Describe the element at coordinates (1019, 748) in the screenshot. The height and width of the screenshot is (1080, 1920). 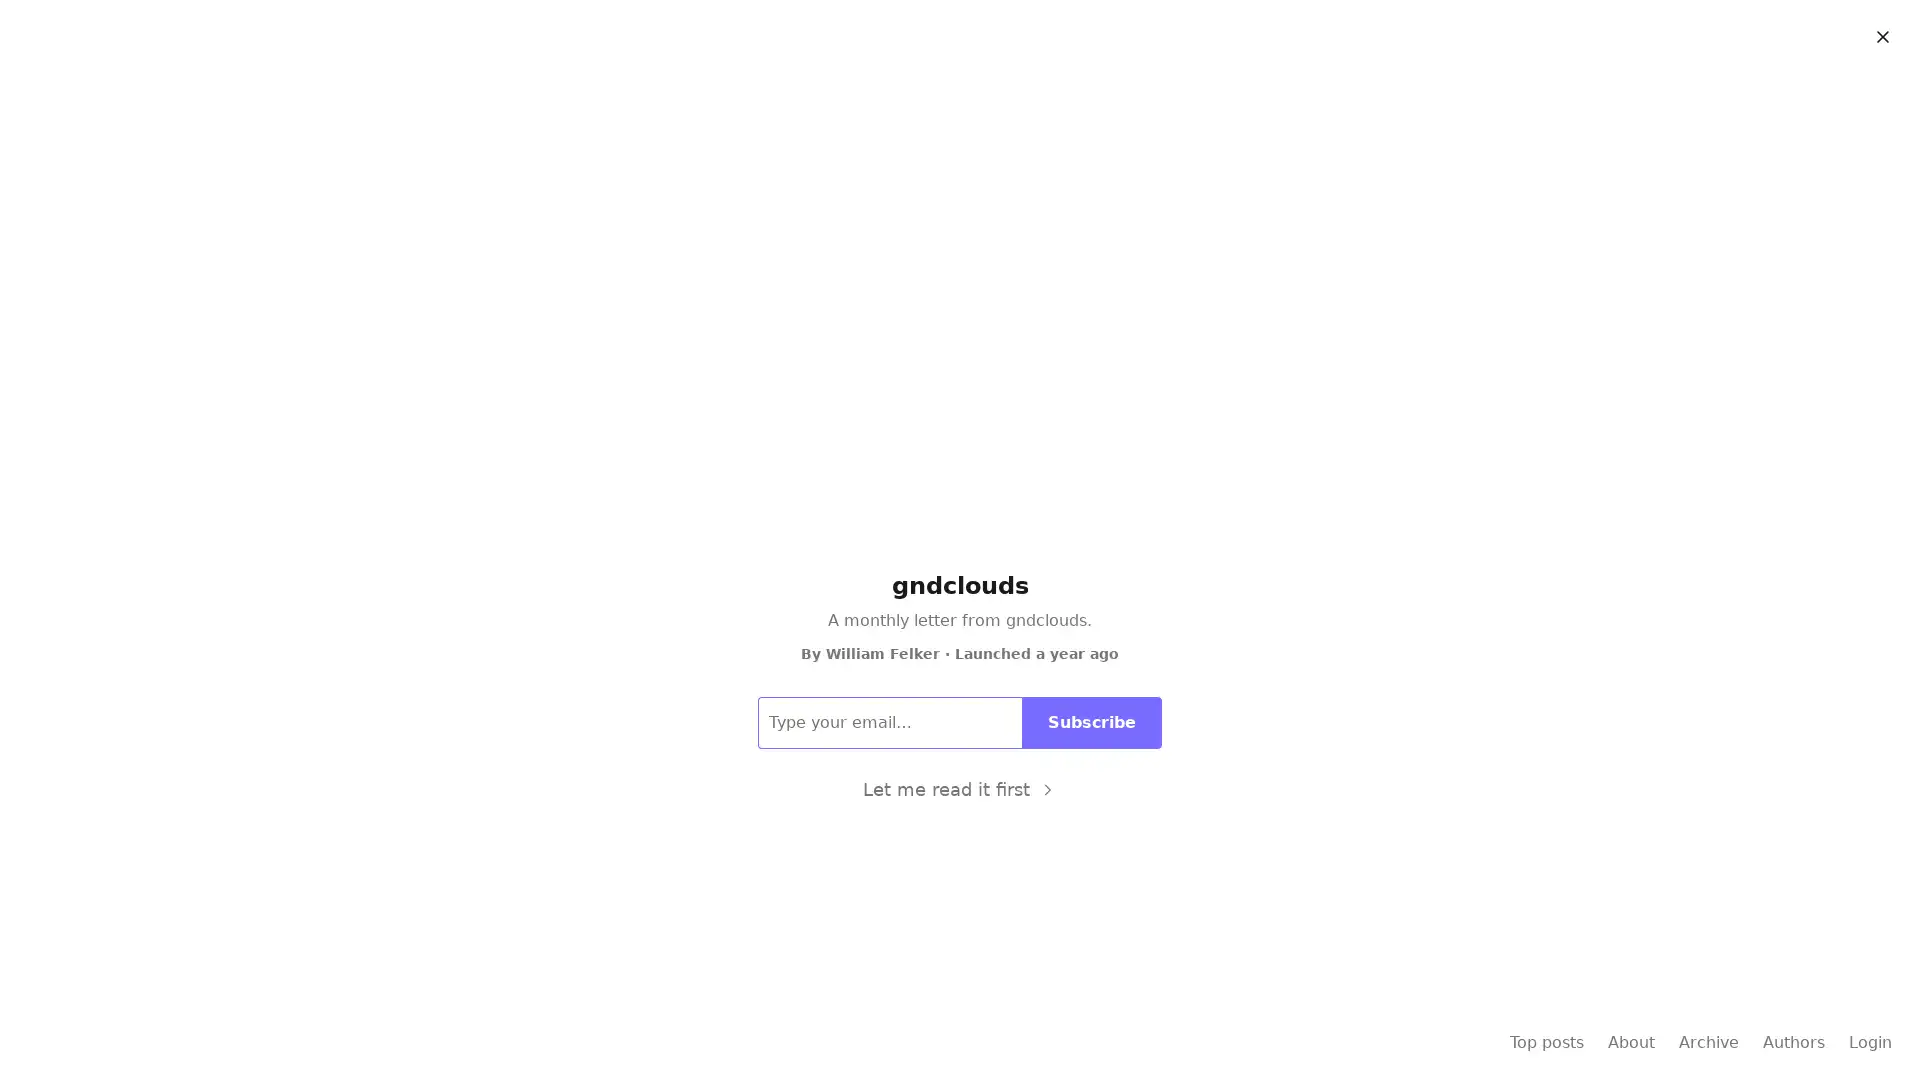
I see `1` at that location.